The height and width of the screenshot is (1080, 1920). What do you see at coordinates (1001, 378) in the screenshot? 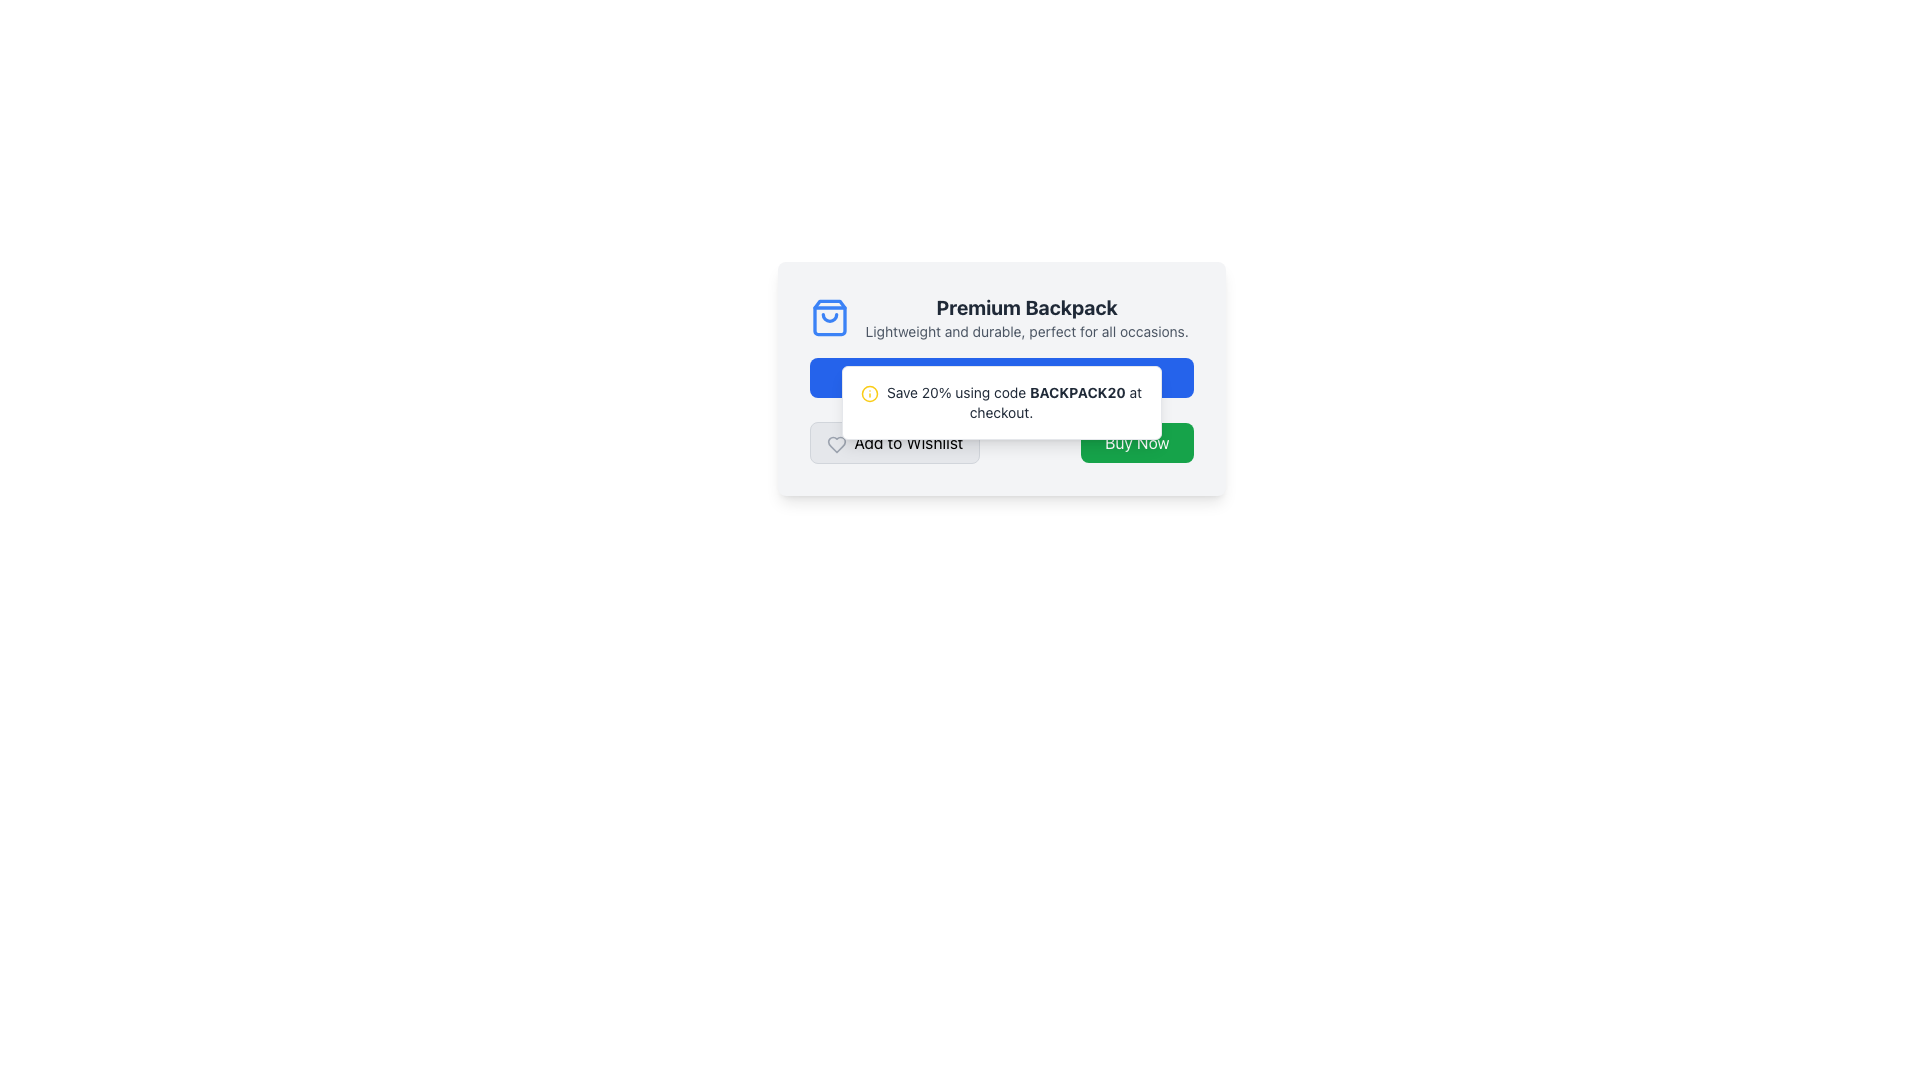
I see `the button that provides additional information about the premium backpack product` at bounding box center [1001, 378].